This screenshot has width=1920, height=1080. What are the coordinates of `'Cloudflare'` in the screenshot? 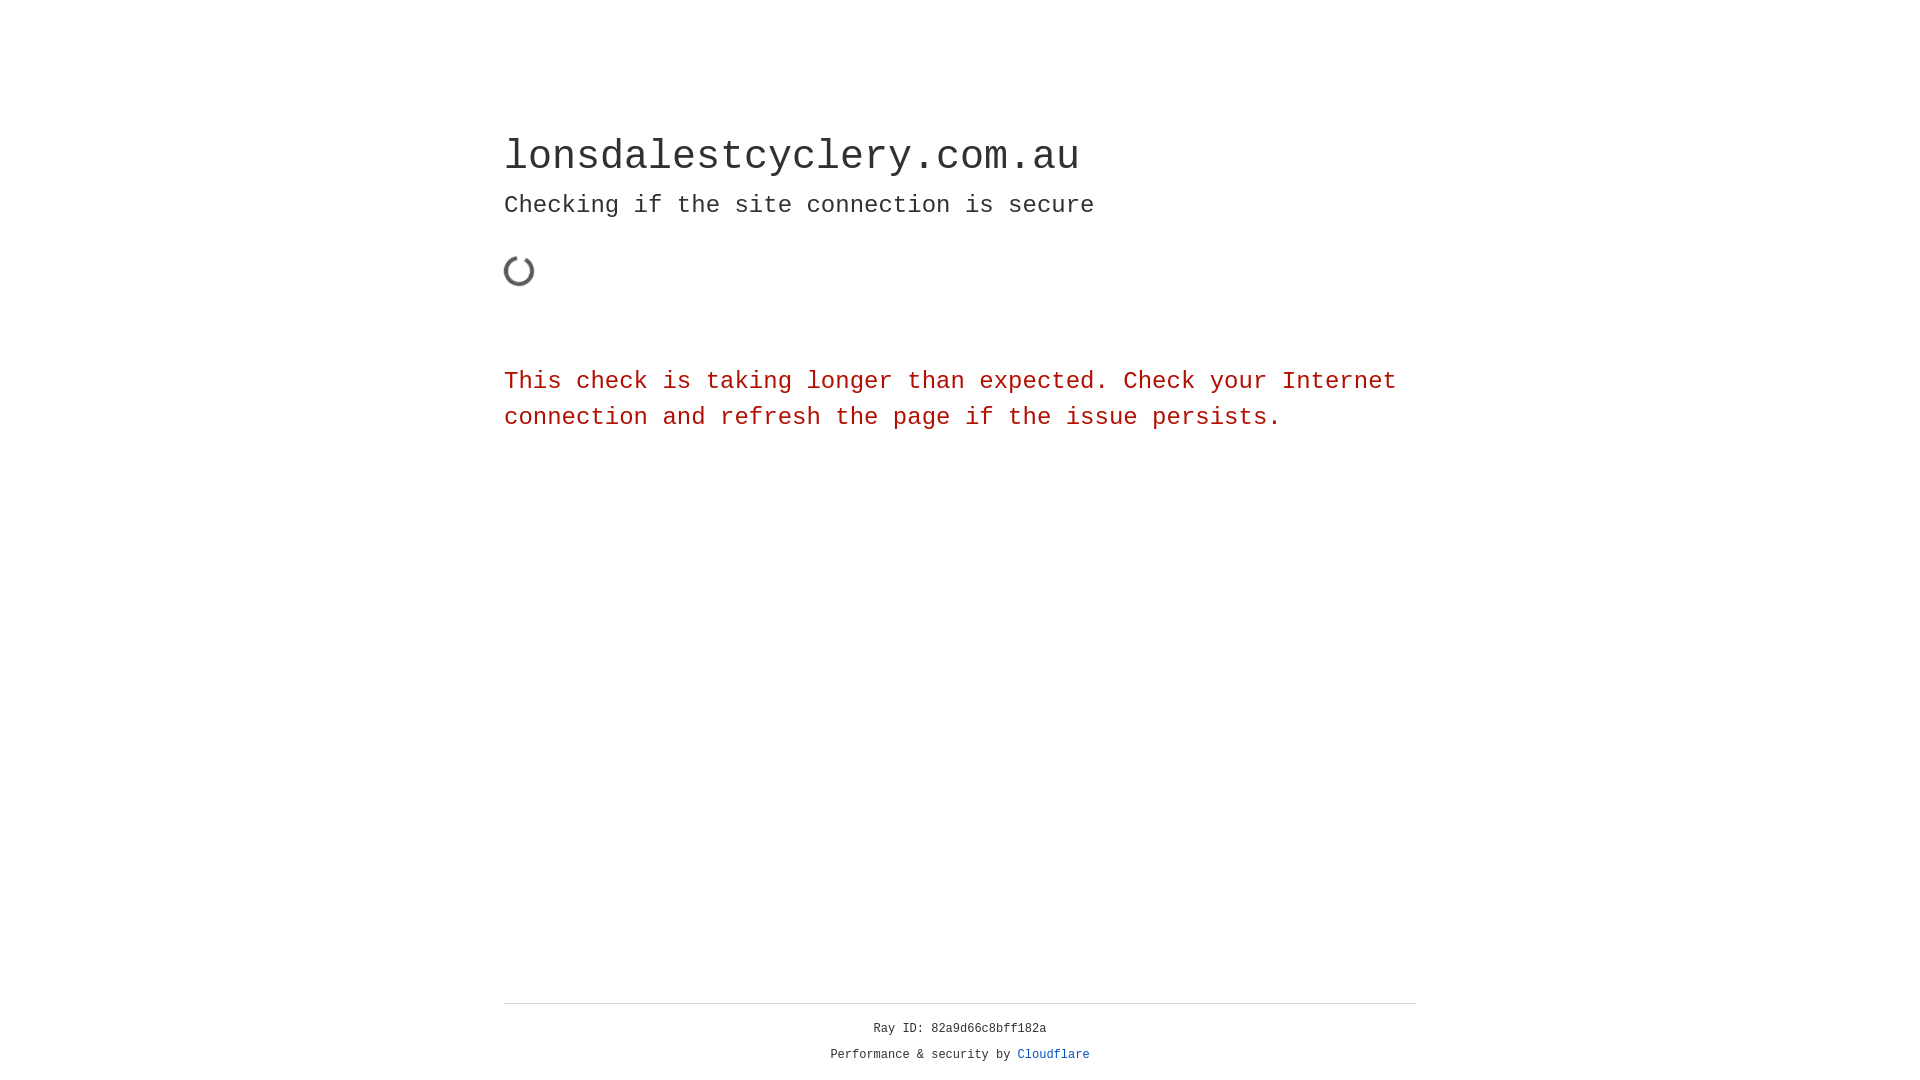 It's located at (1053, 1054).